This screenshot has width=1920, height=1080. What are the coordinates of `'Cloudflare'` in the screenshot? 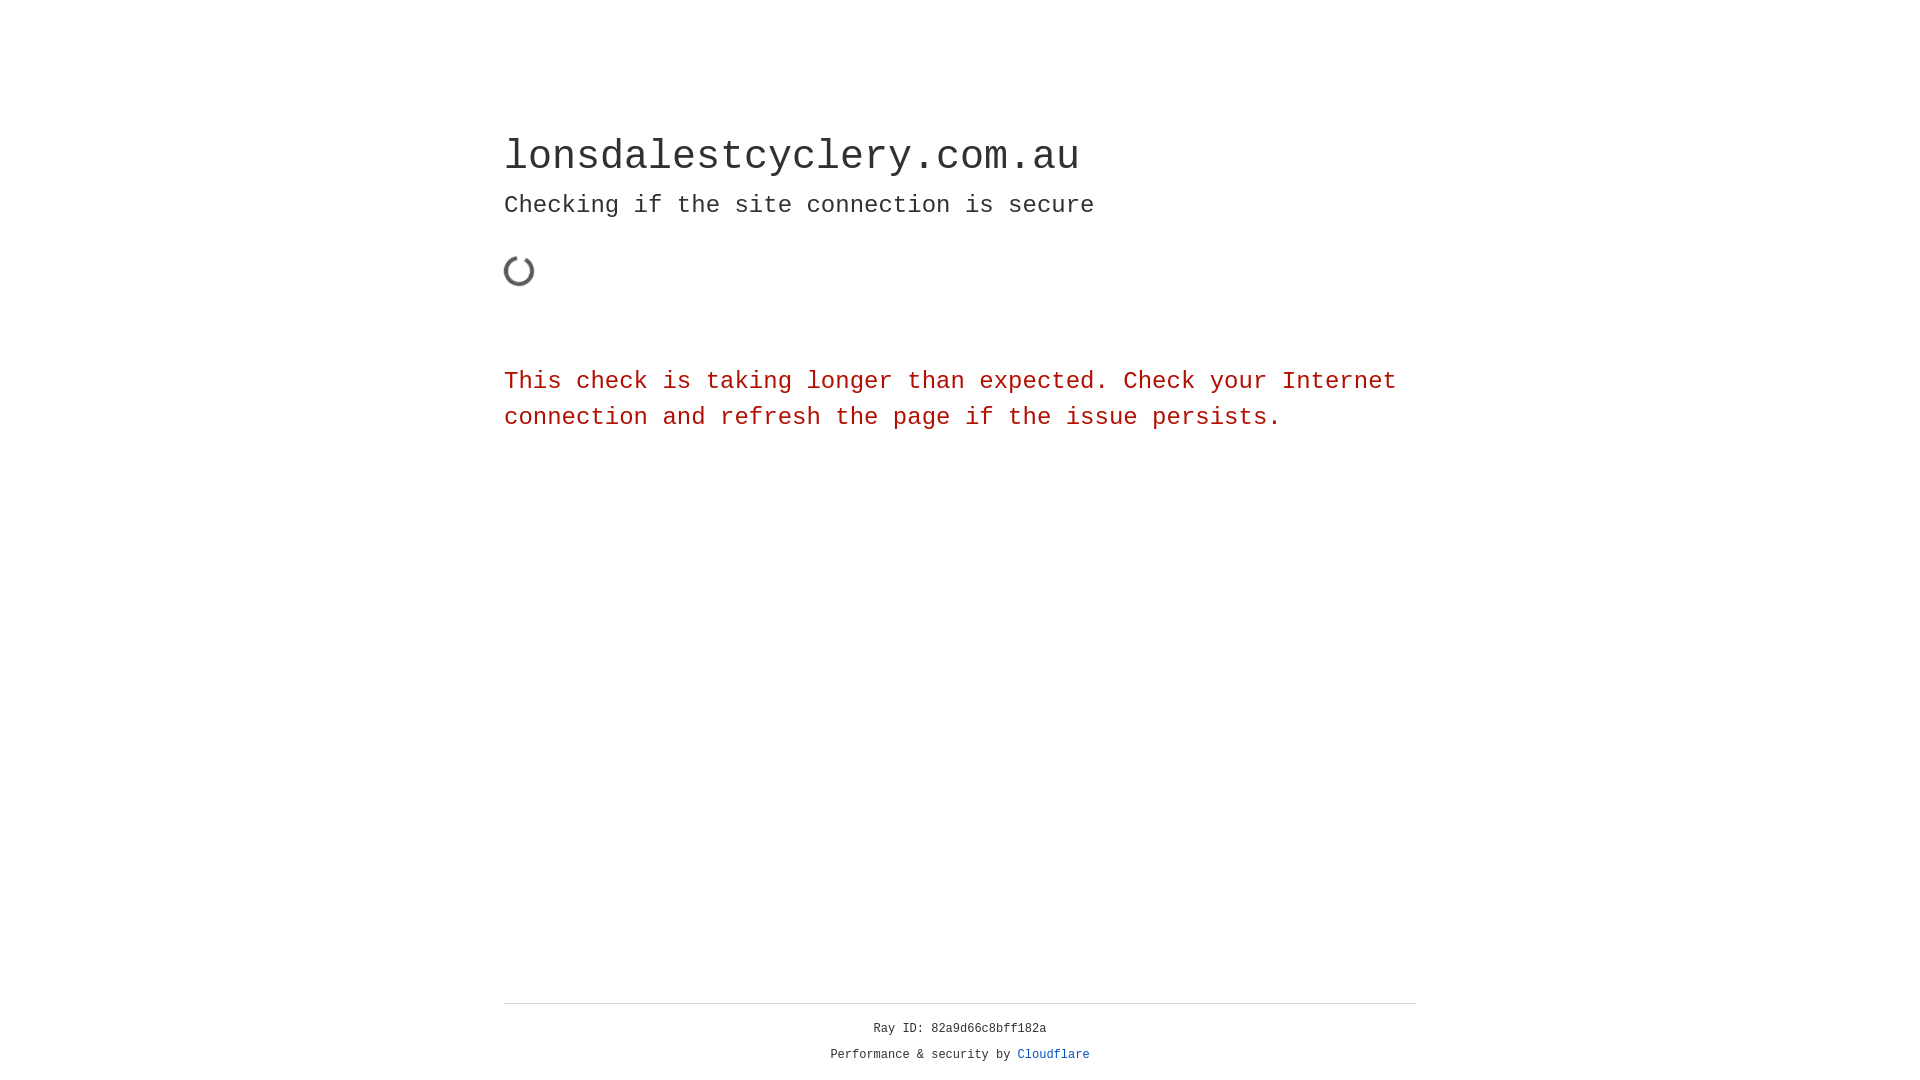 It's located at (1053, 1054).